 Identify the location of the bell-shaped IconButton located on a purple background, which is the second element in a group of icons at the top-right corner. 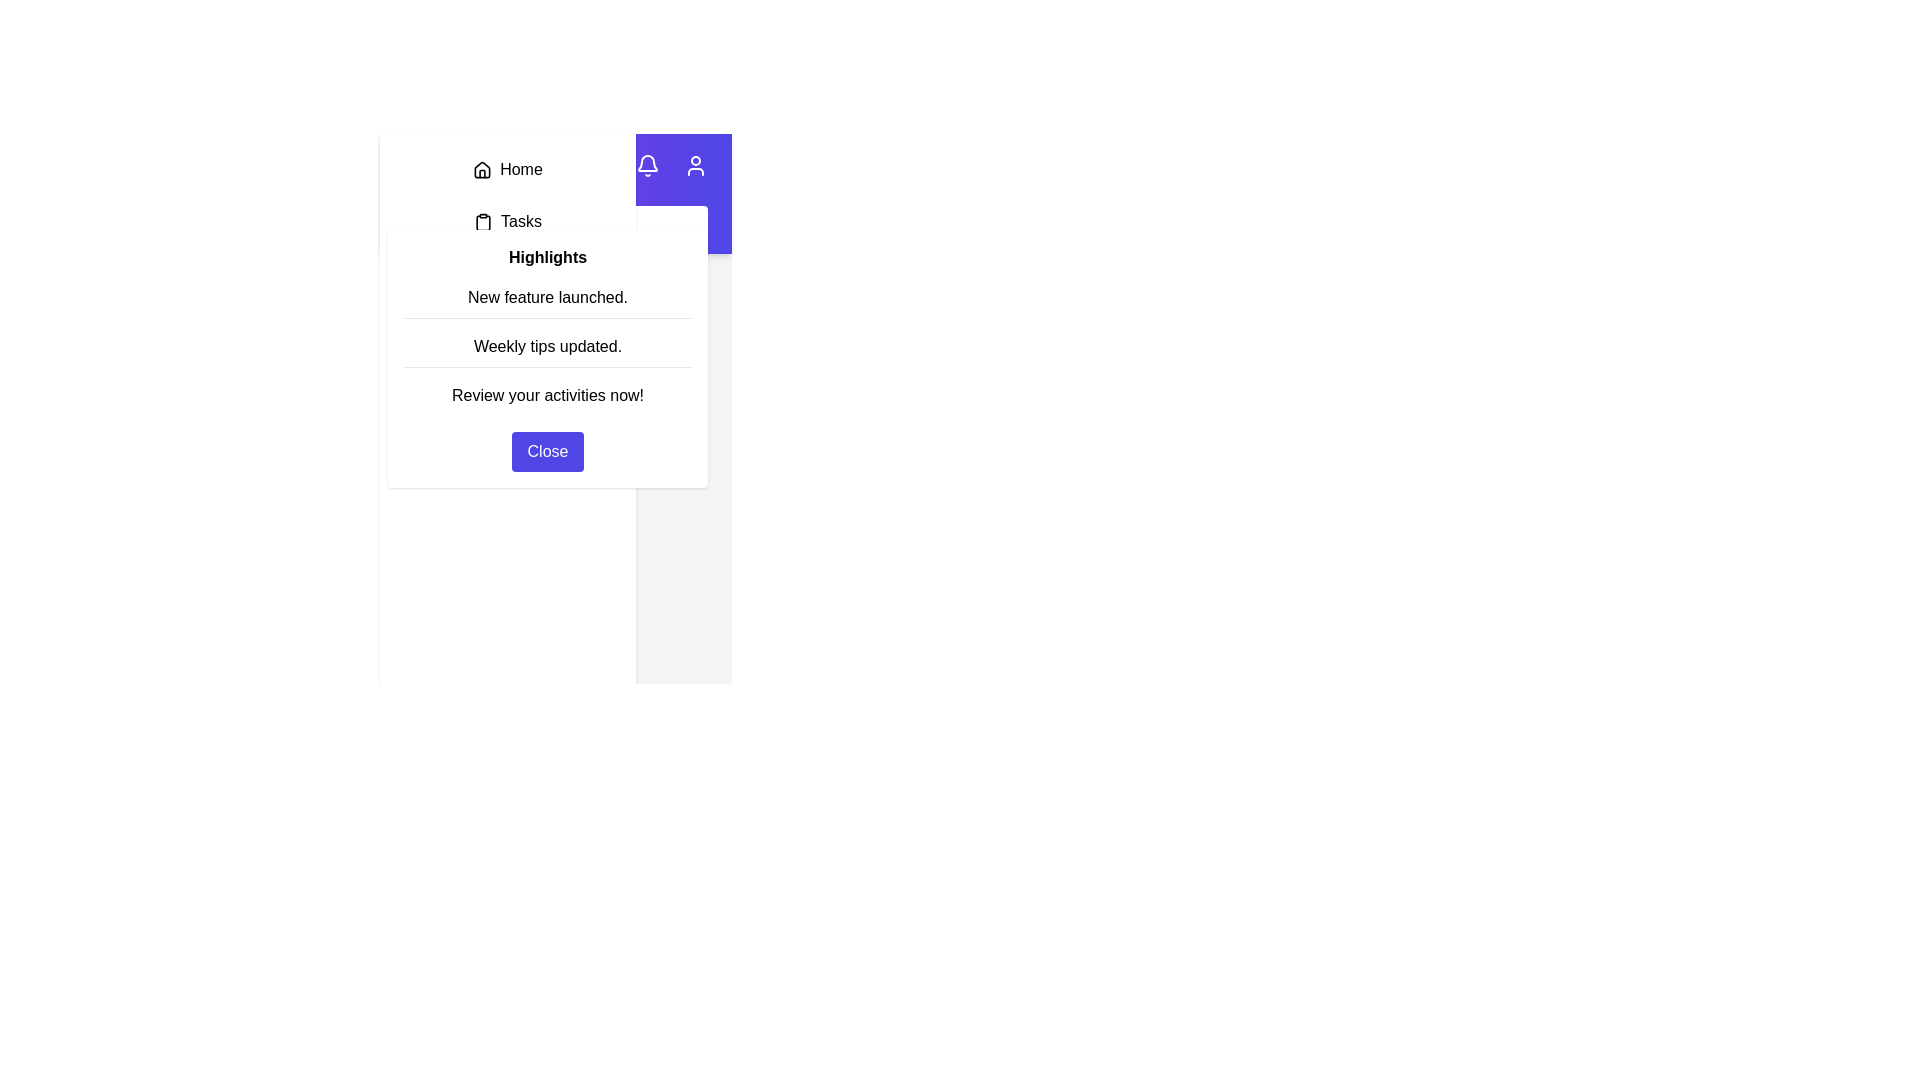
(648, 164).